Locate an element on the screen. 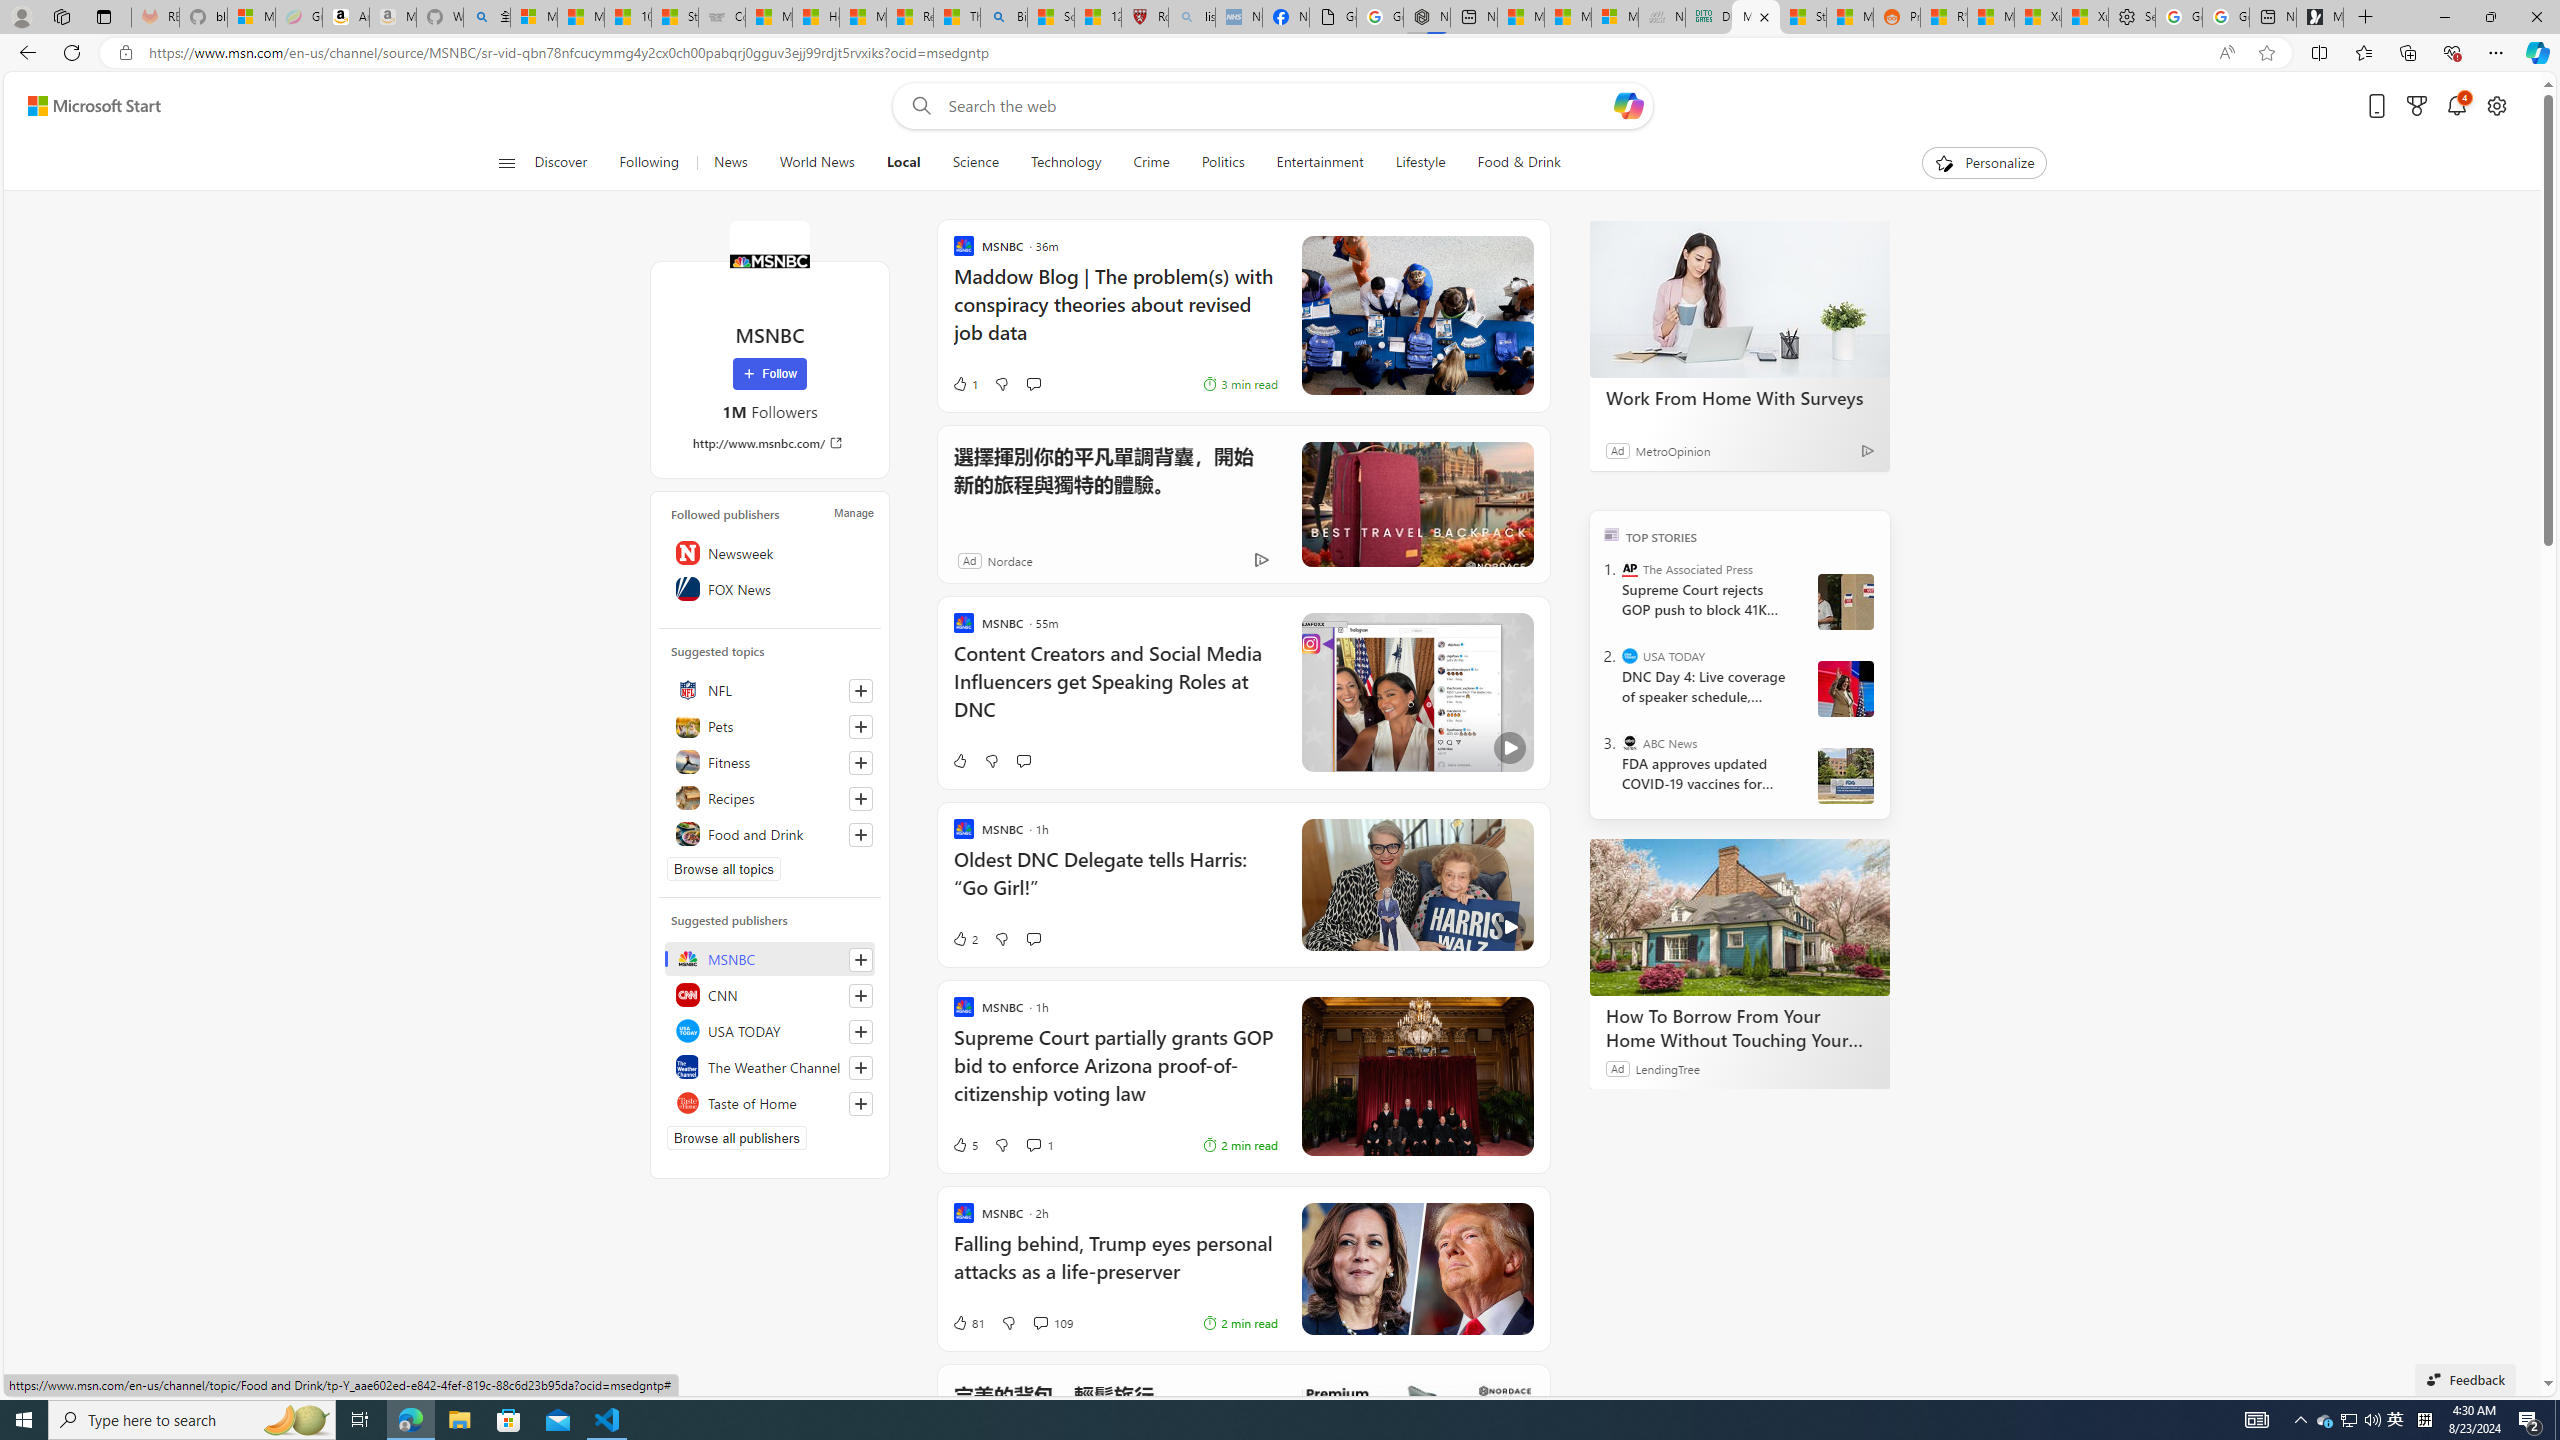 Image resolution: width=2560 pixels, height=1440 pixels. 'Pets' is located at coordinates (770, 724).